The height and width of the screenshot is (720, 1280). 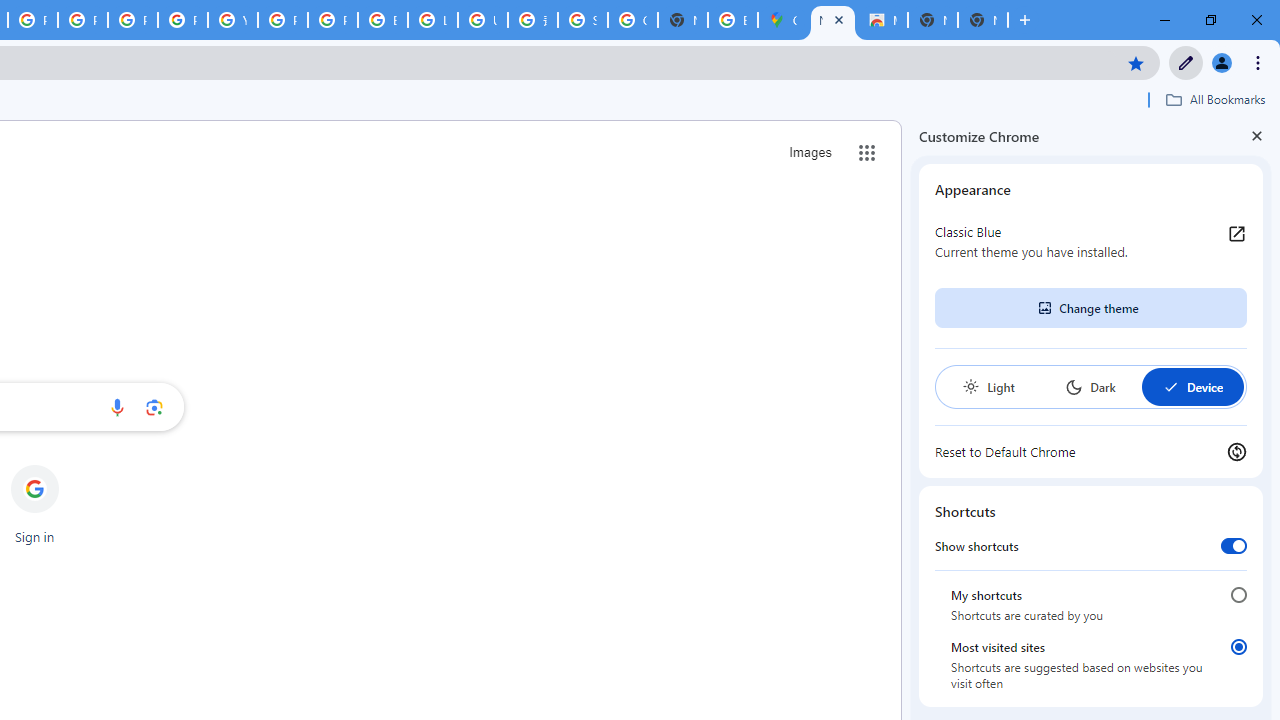 What do you see at coordinates (1090, 240) in the screenshot?
I see `'Classic Blue Current theme you have installed.'` at bounding box center [1090, 240].